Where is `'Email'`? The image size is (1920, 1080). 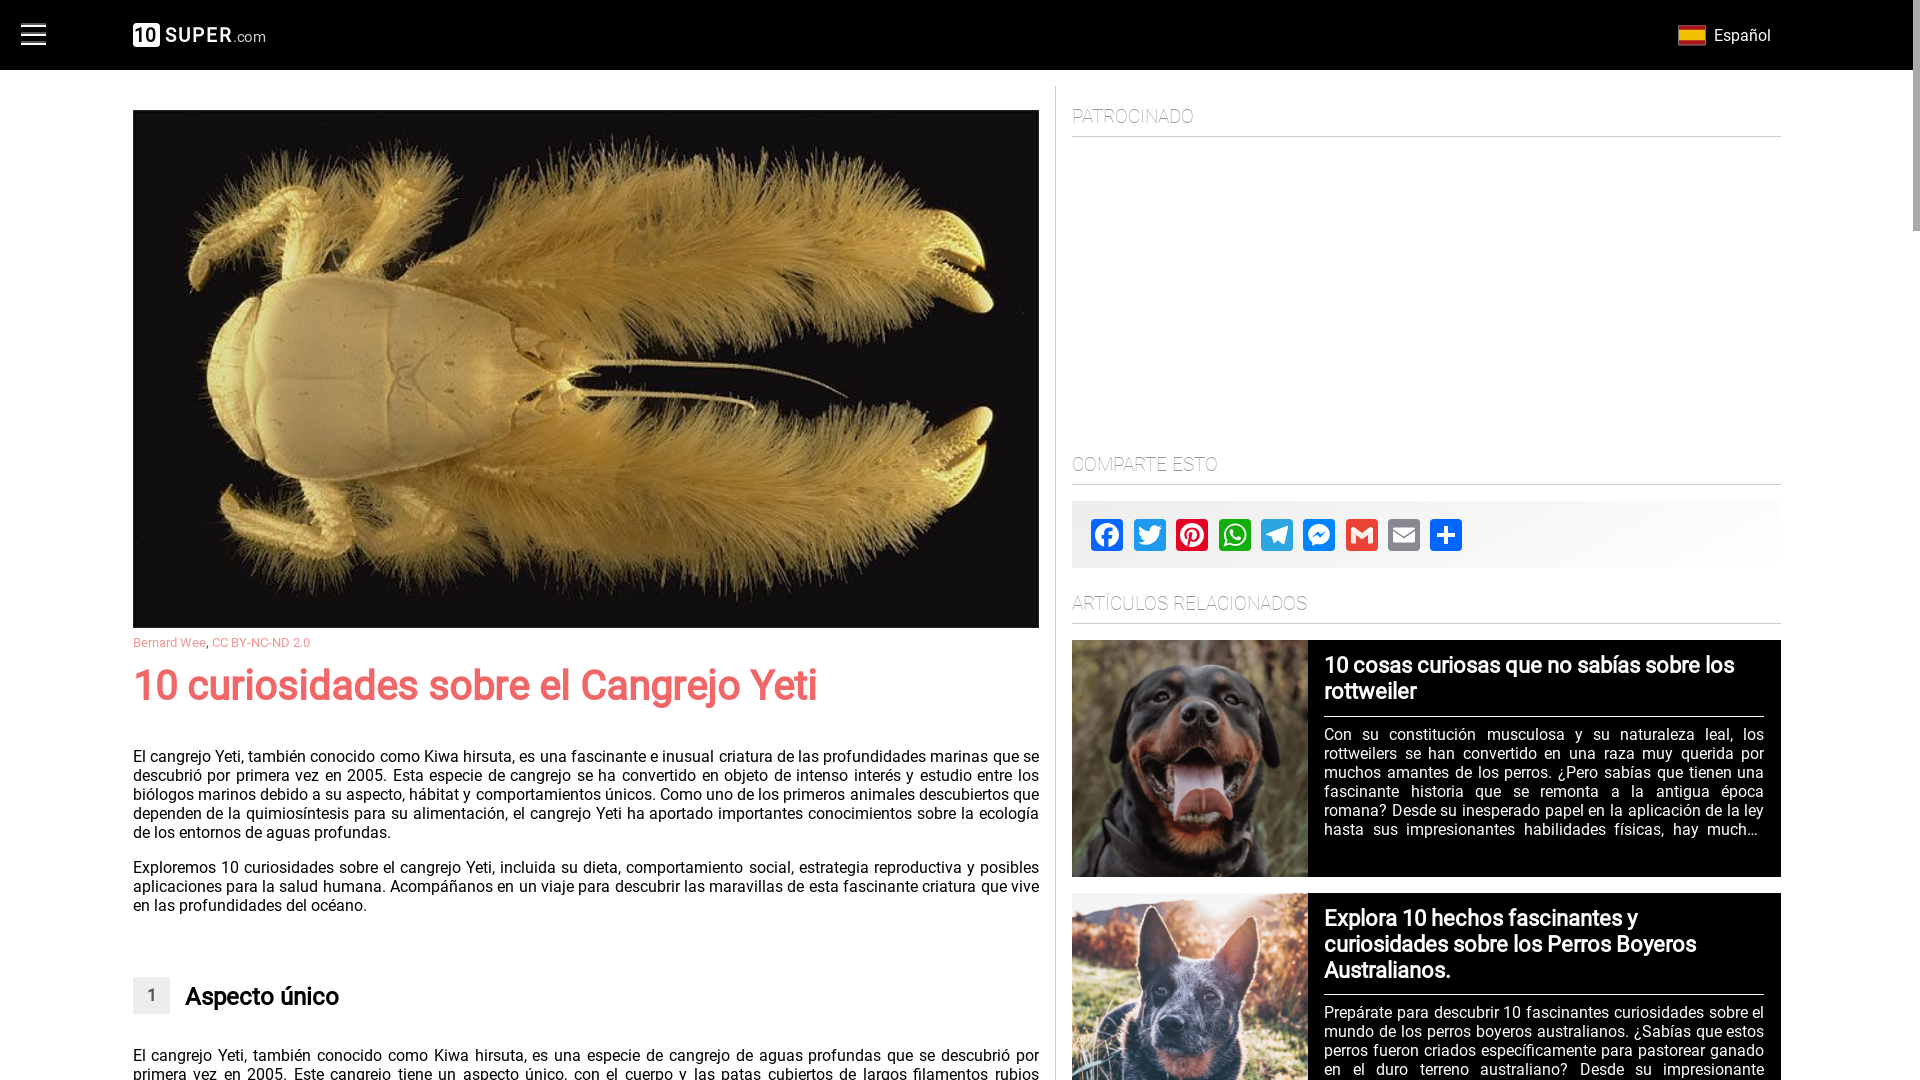
'Email' is located at coordinates (1402, 534).